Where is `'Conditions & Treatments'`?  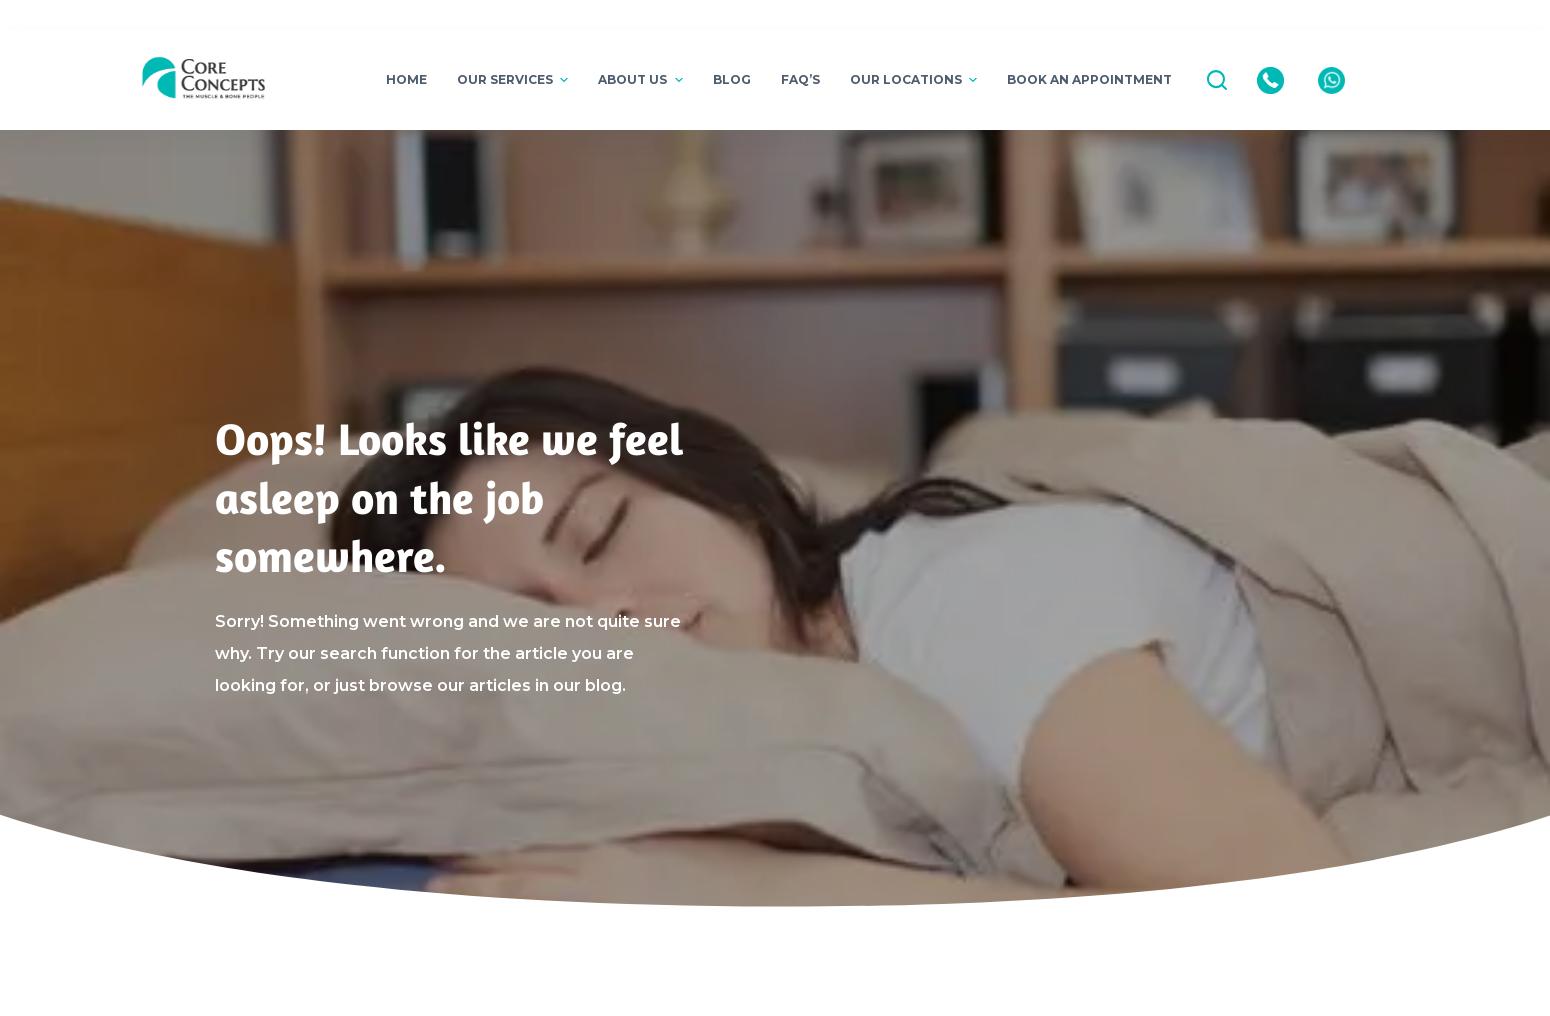 'Conditions & Treatments' is located at coordinates (674, 222).